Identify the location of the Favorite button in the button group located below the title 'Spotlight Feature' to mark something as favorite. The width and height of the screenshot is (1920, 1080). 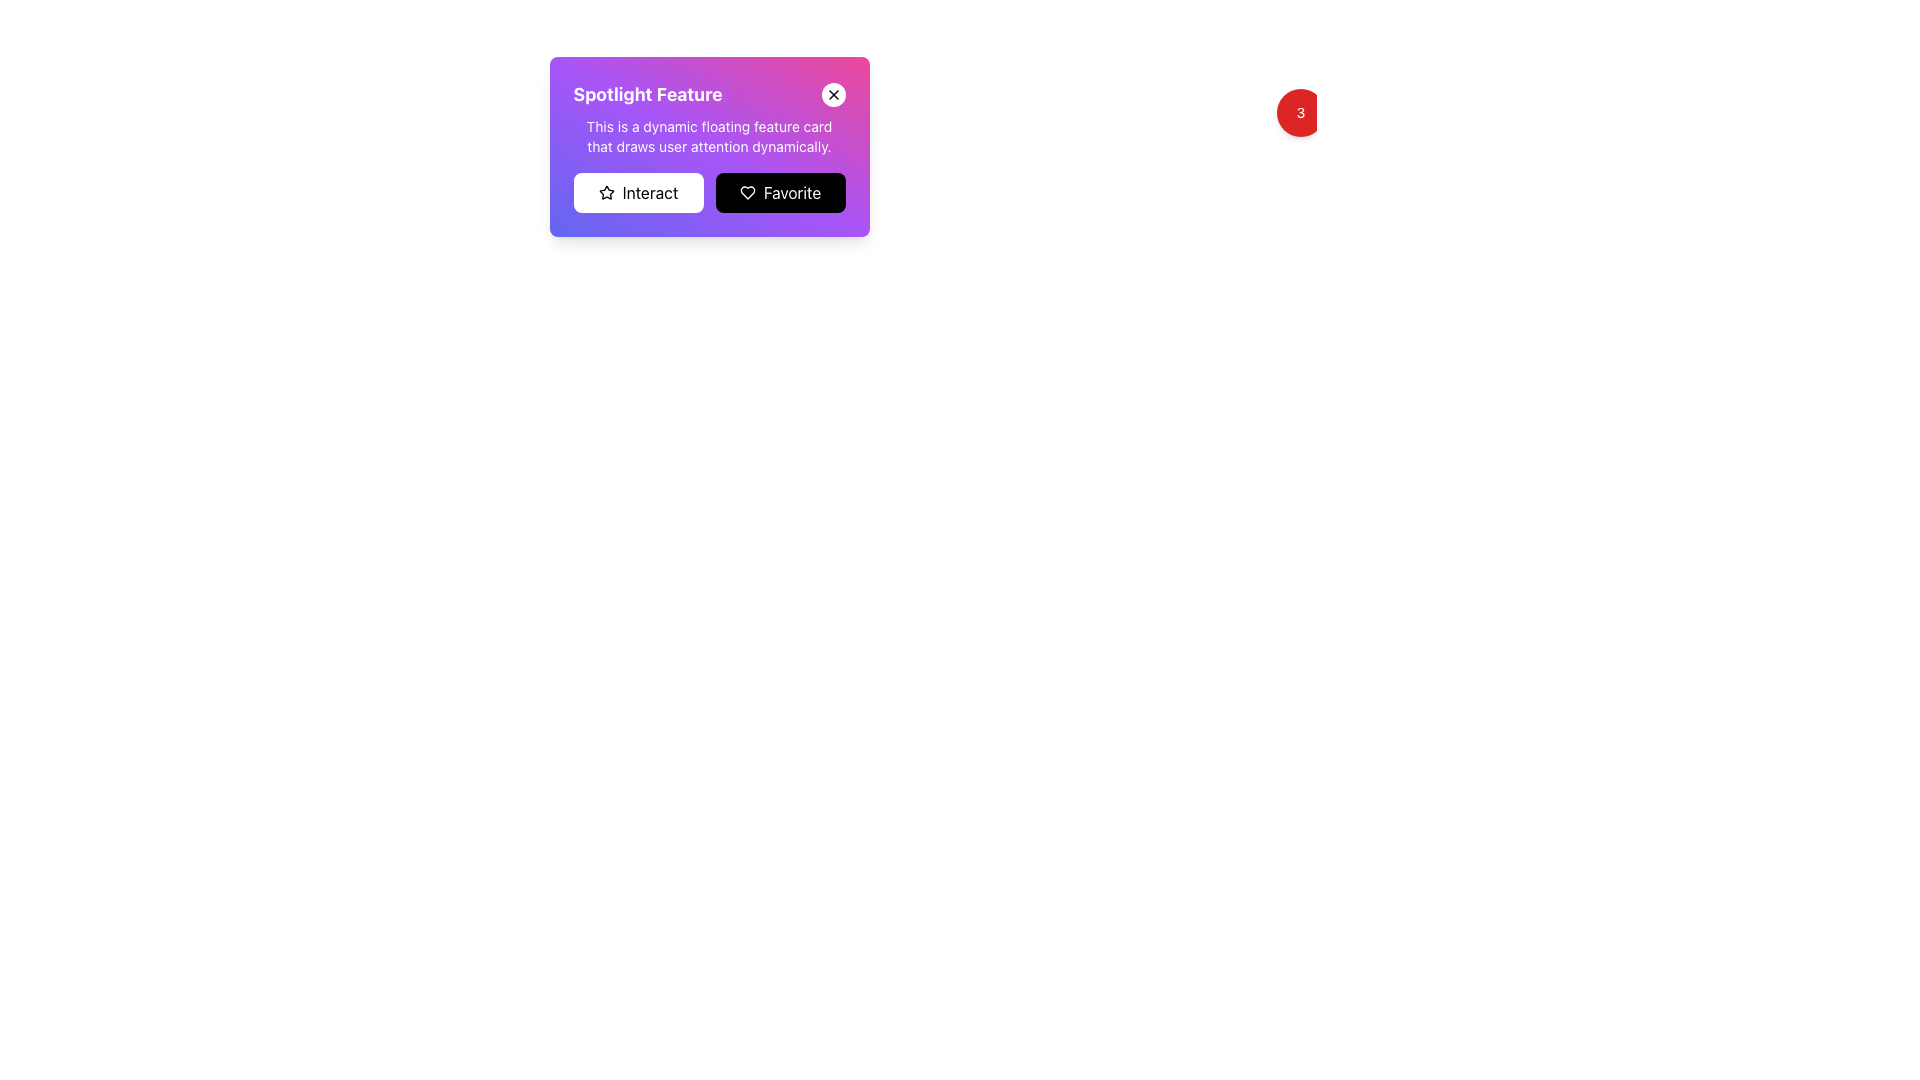
(709, 192).